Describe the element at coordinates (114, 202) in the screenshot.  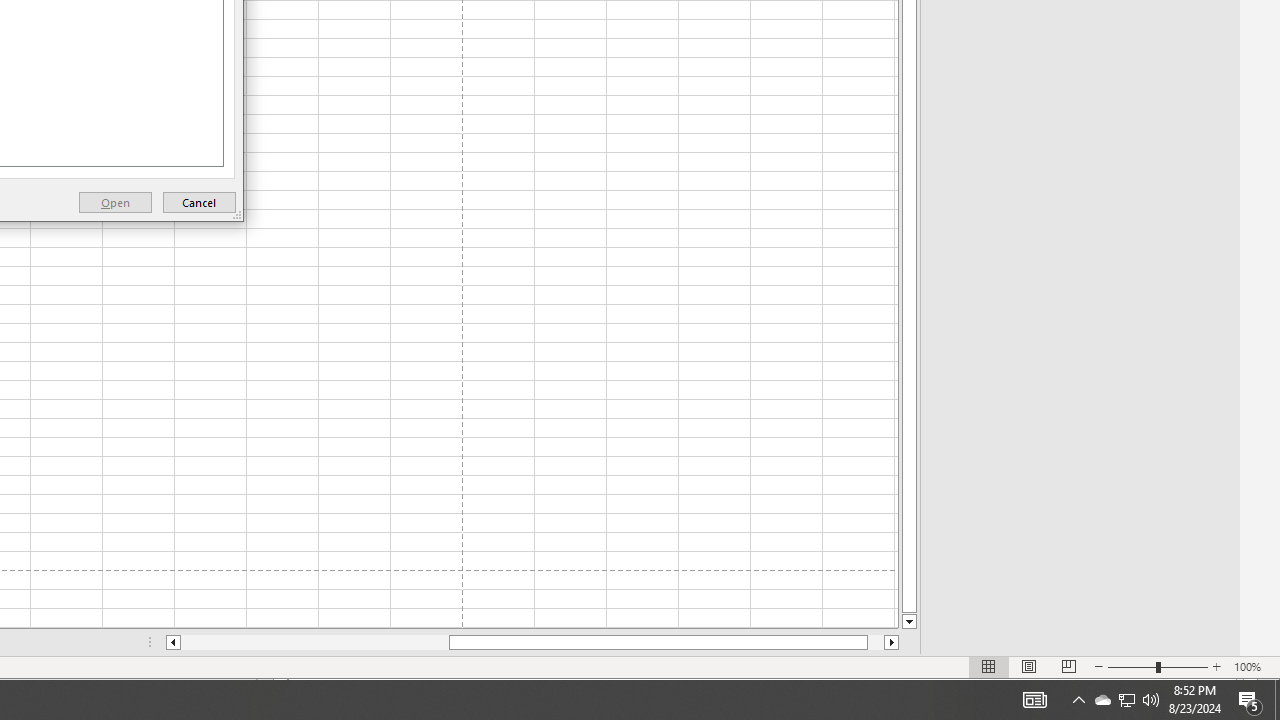
I see `'Open'` at that location.